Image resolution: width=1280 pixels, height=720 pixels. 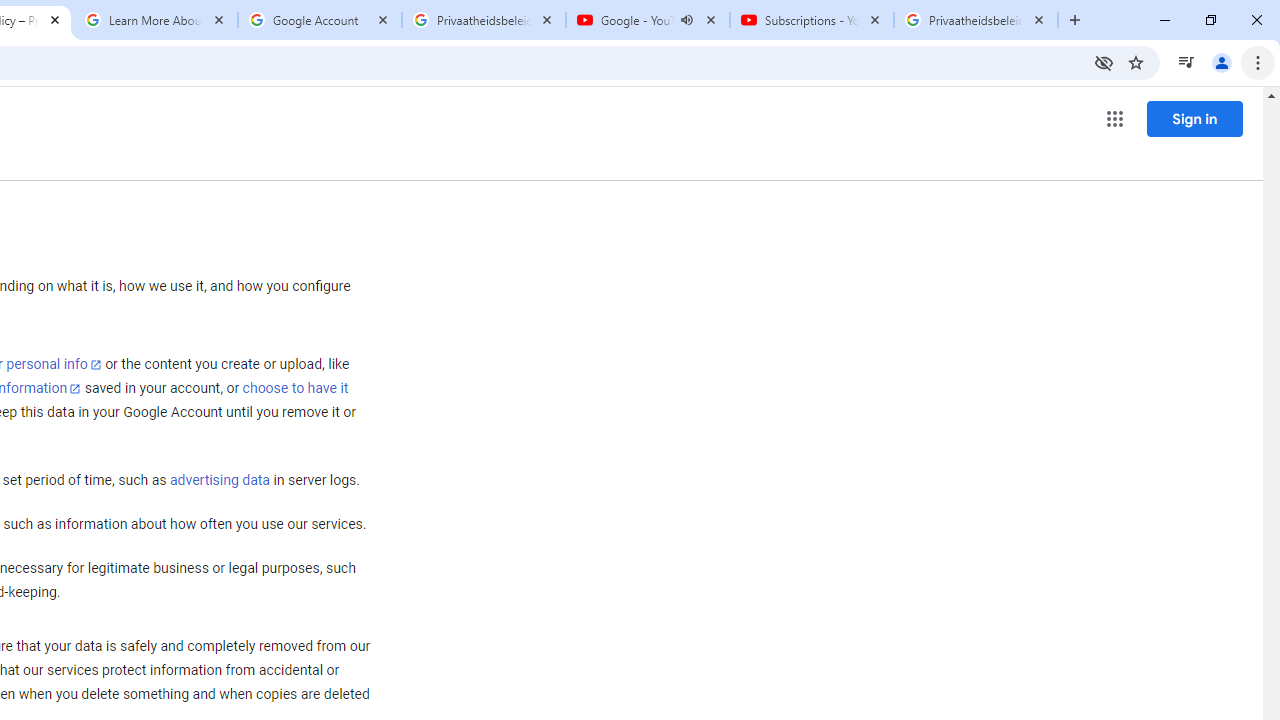 I want to click on 'personal info', so click(x=54, y=364).